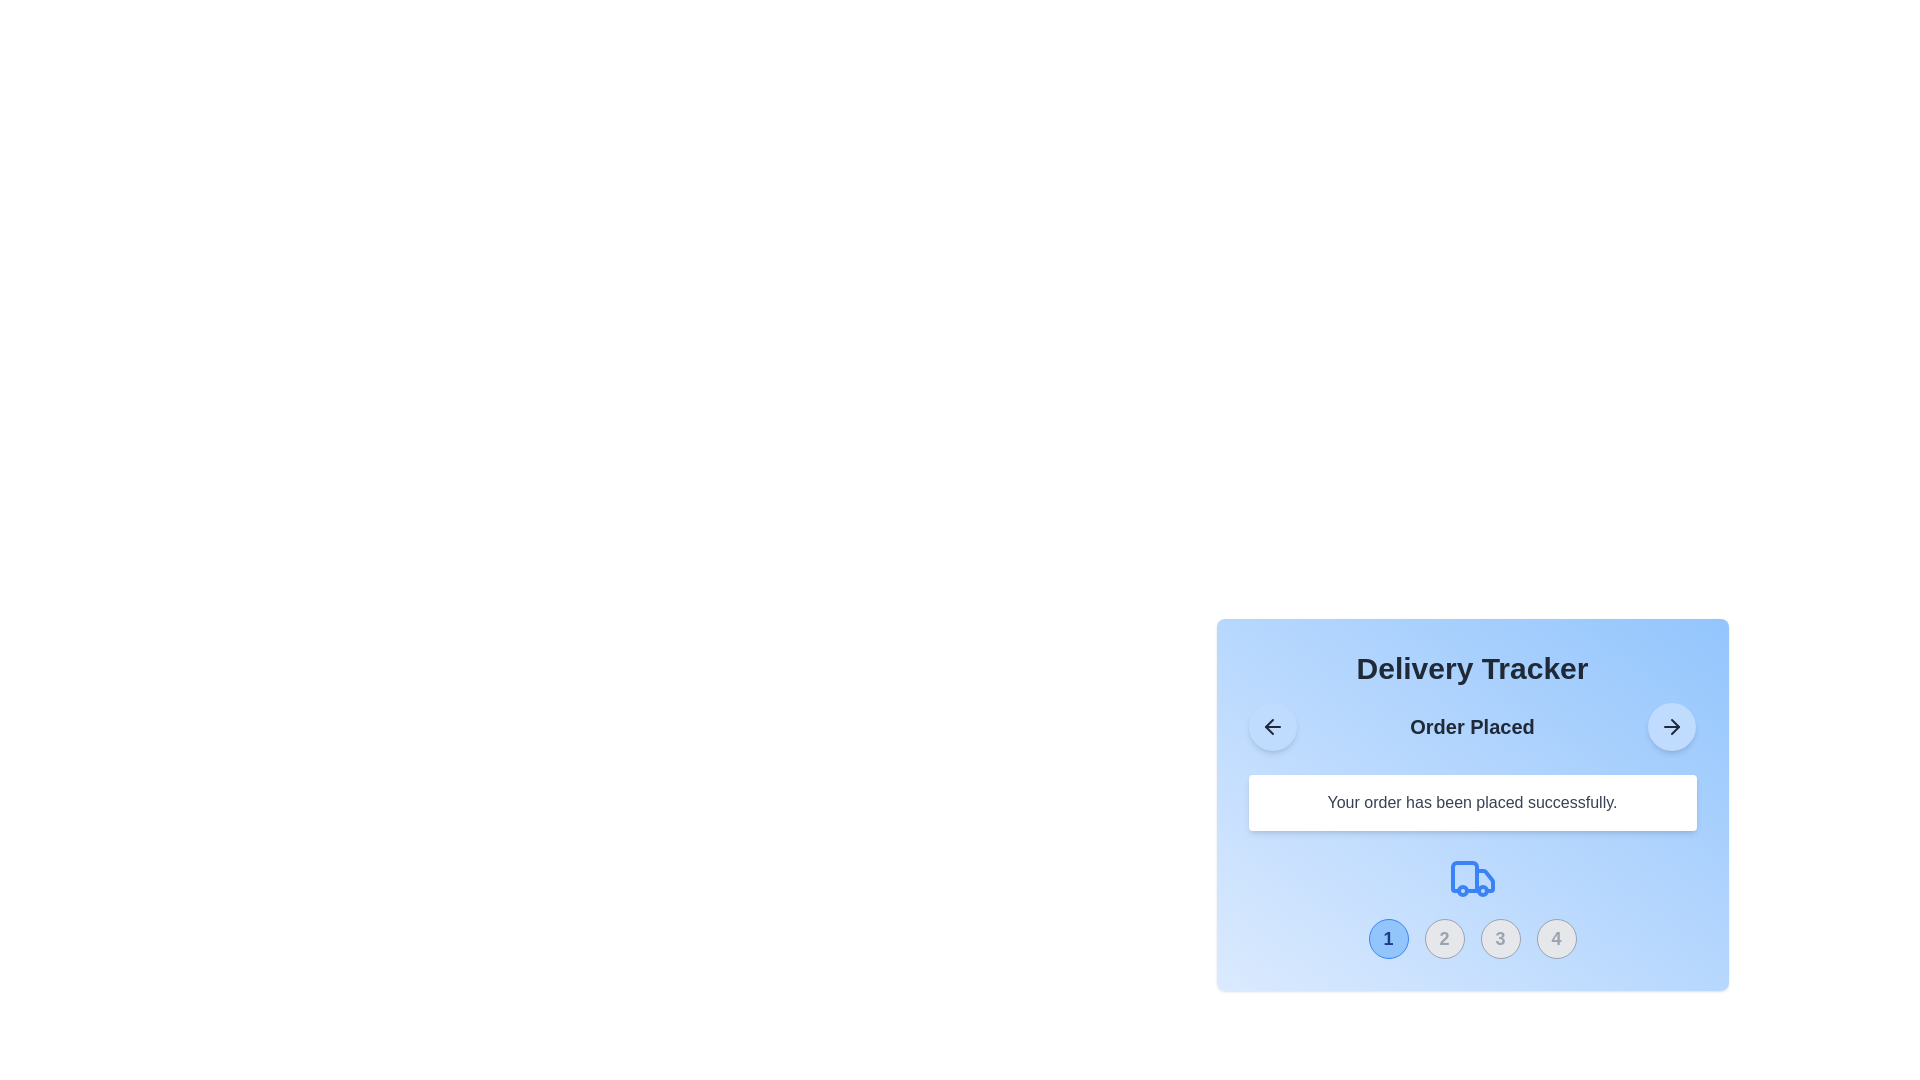  I want to click on the text display box that shows 'Your order has been placed successfully.' located under the 'Order Placed' heading in the 'Delivery Tracker' section, so click(1472, 801).